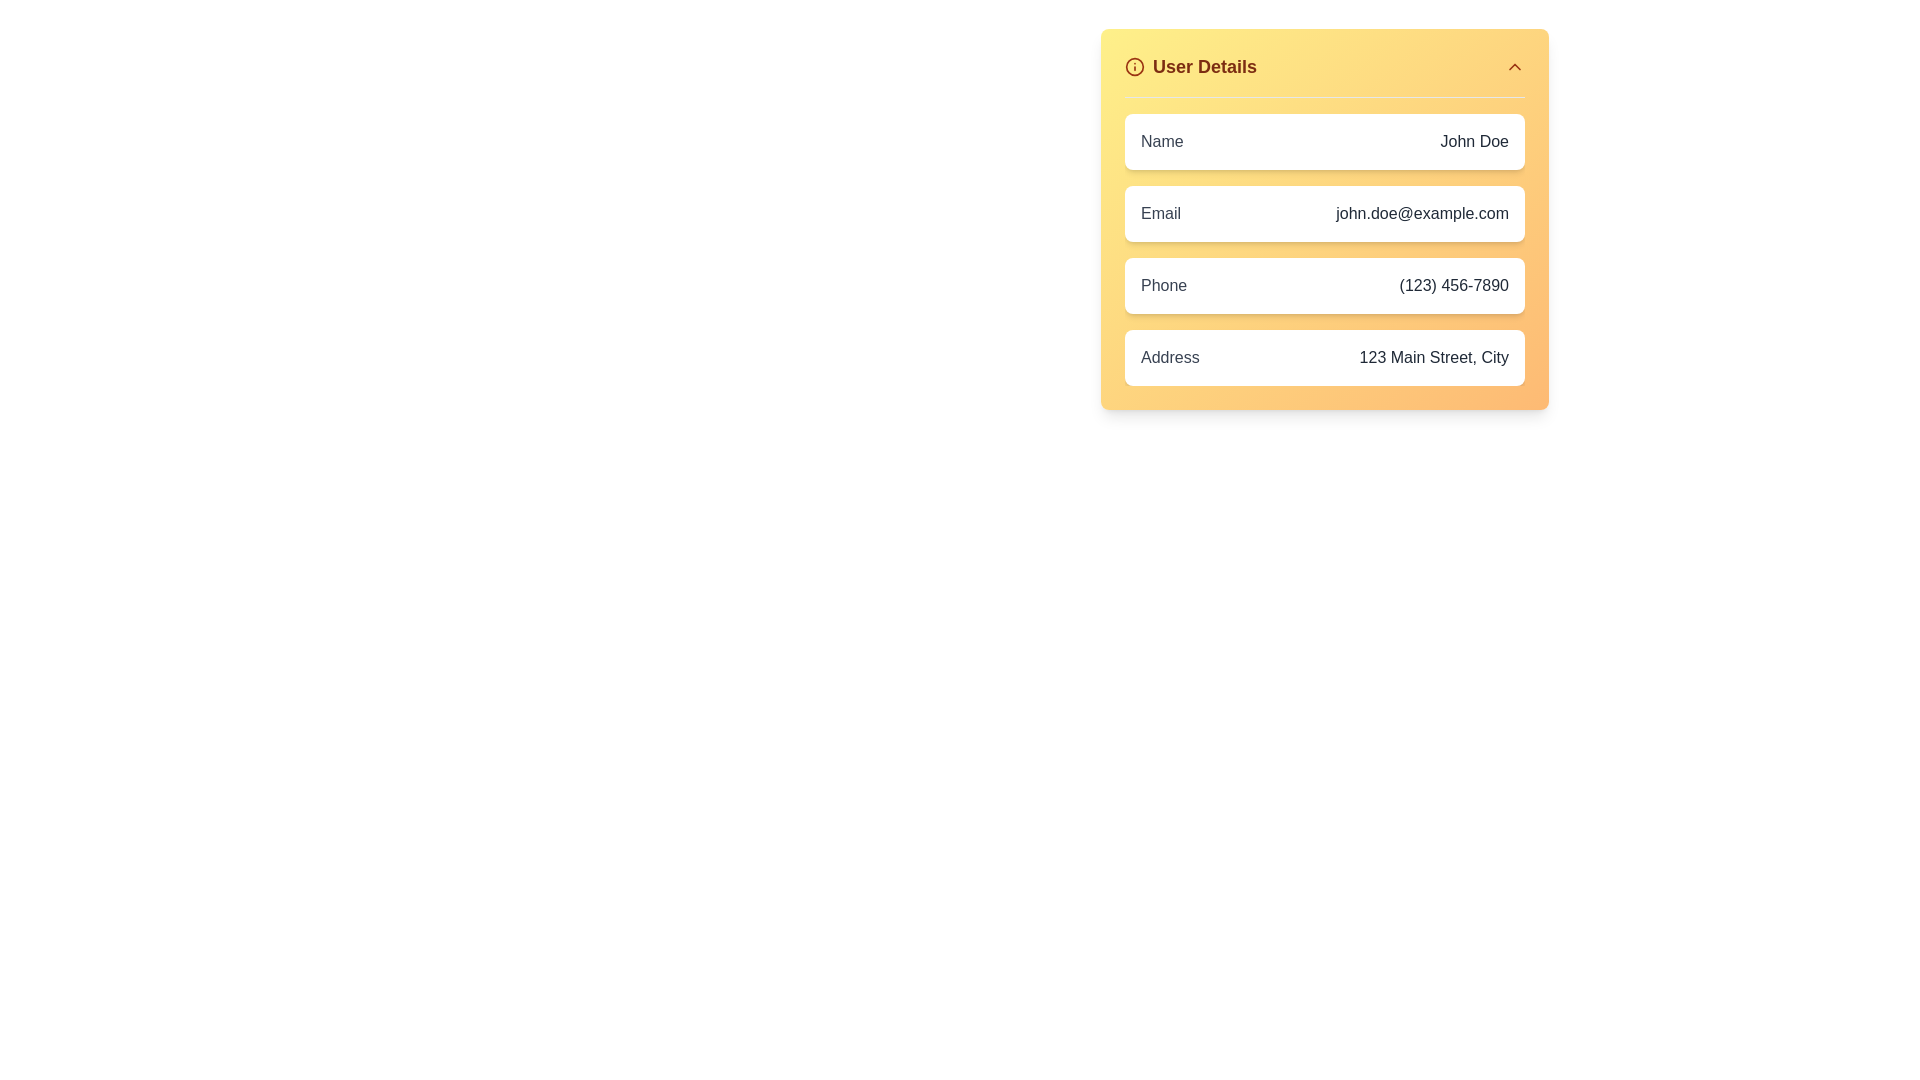 This screenshot has width=1920, height=1080. Describe the element at coordinates (1421, 213) in the screenshot. I see `the email address text label displayed` at that location.